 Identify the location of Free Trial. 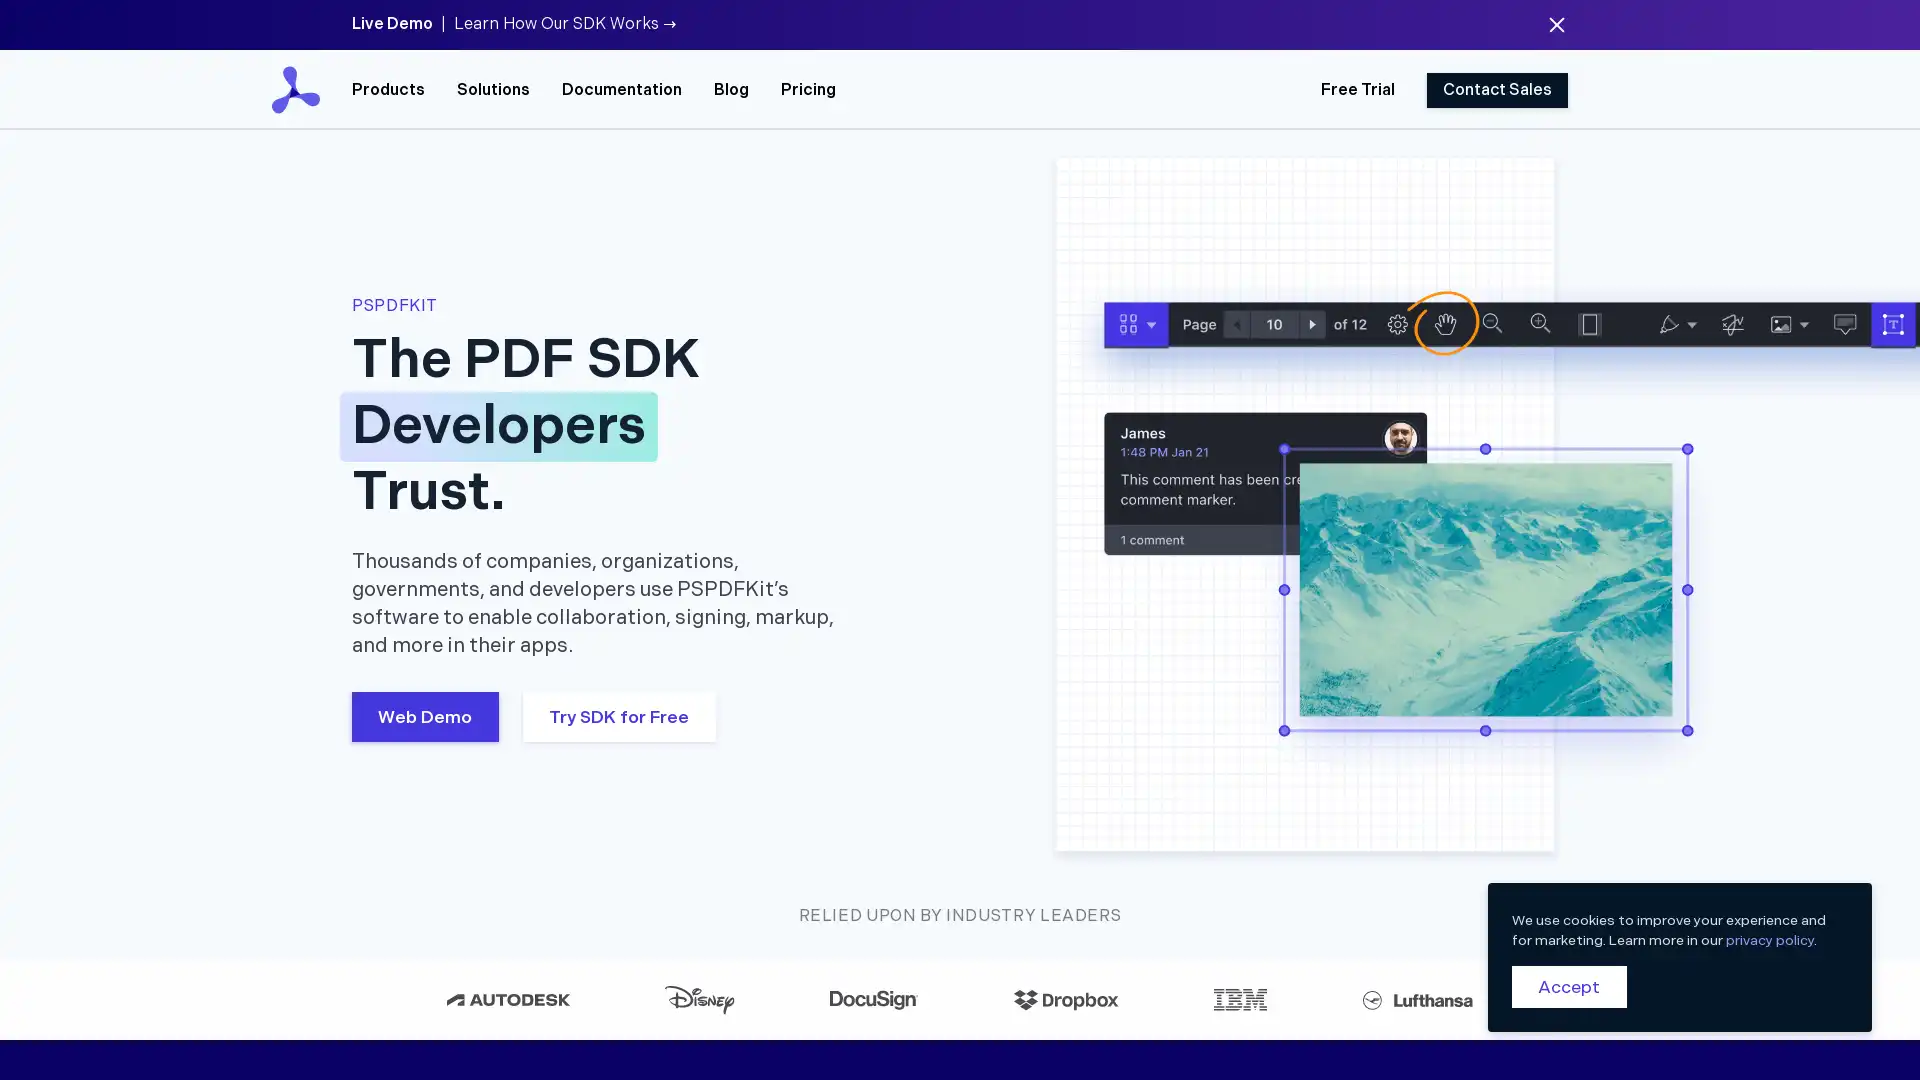
(1358, 88).